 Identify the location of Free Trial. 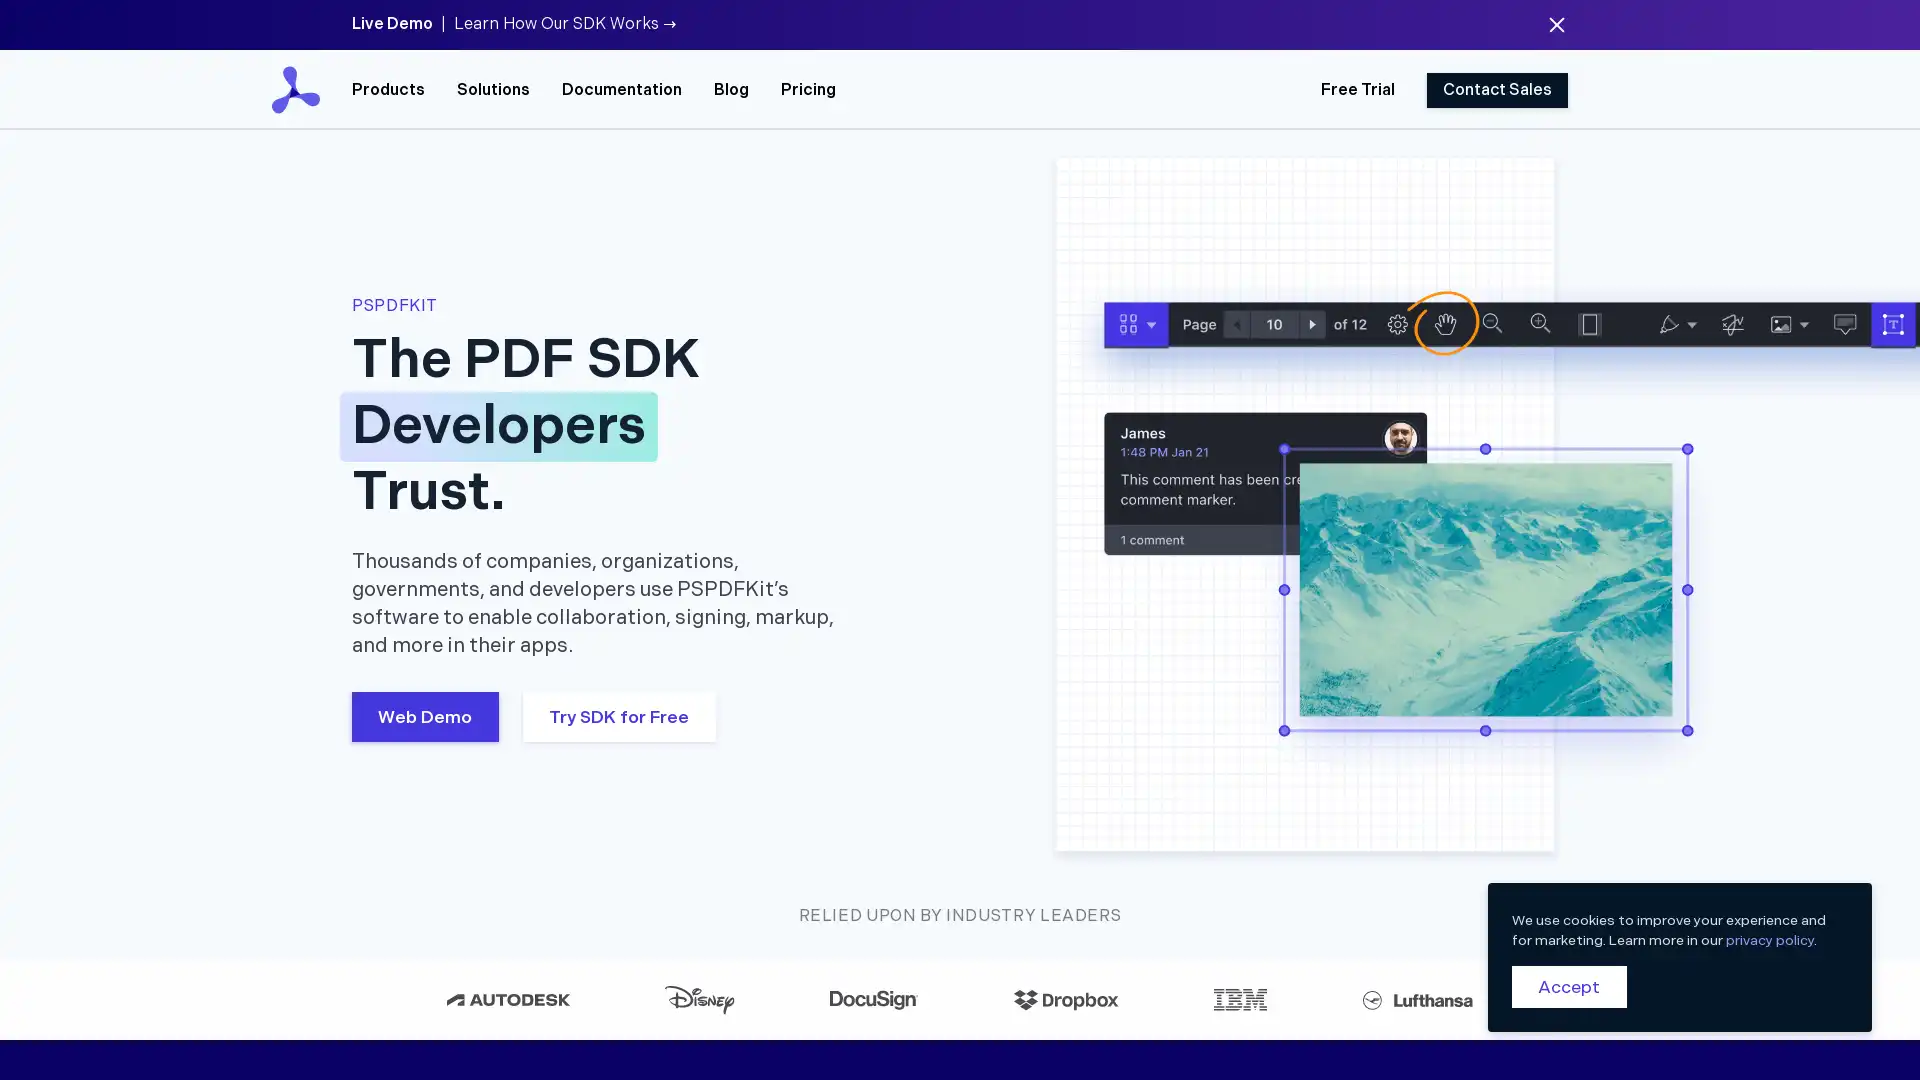
(1358, 88).